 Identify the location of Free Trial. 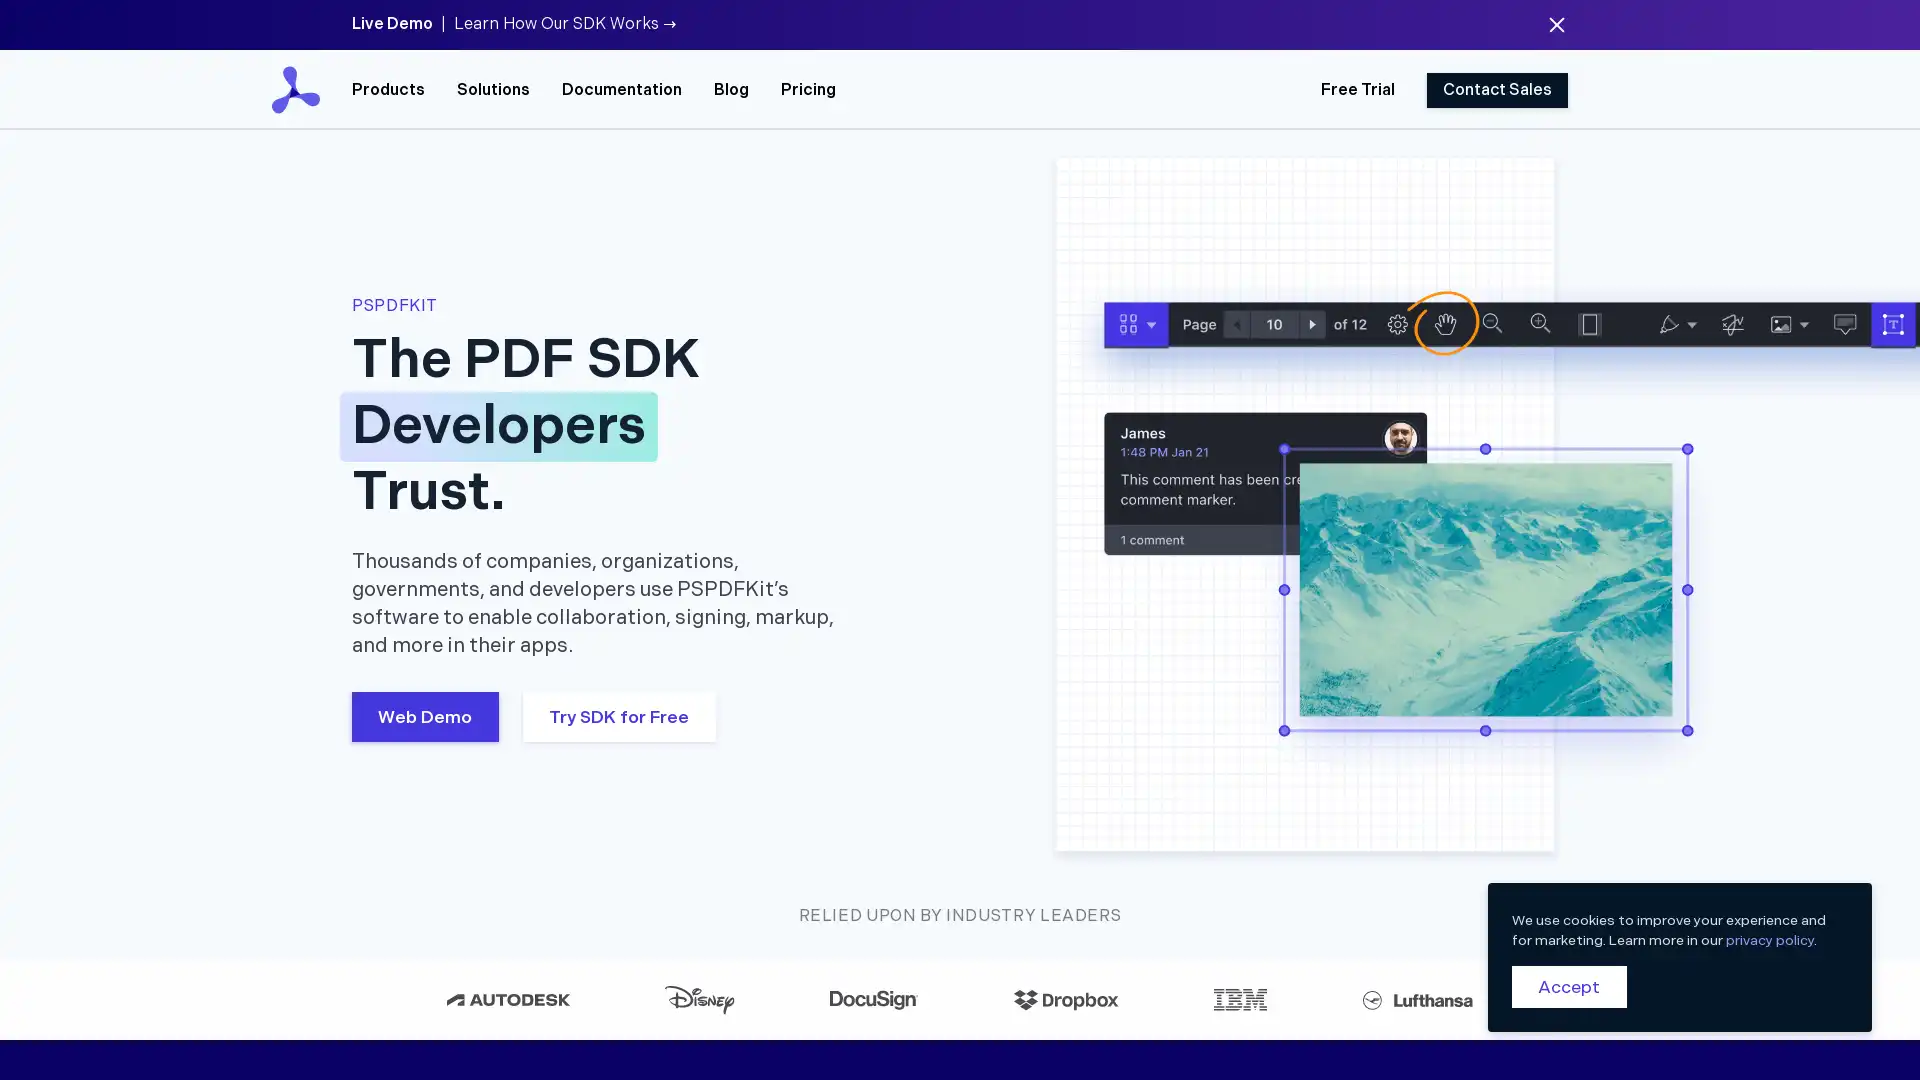
(1358, 88).